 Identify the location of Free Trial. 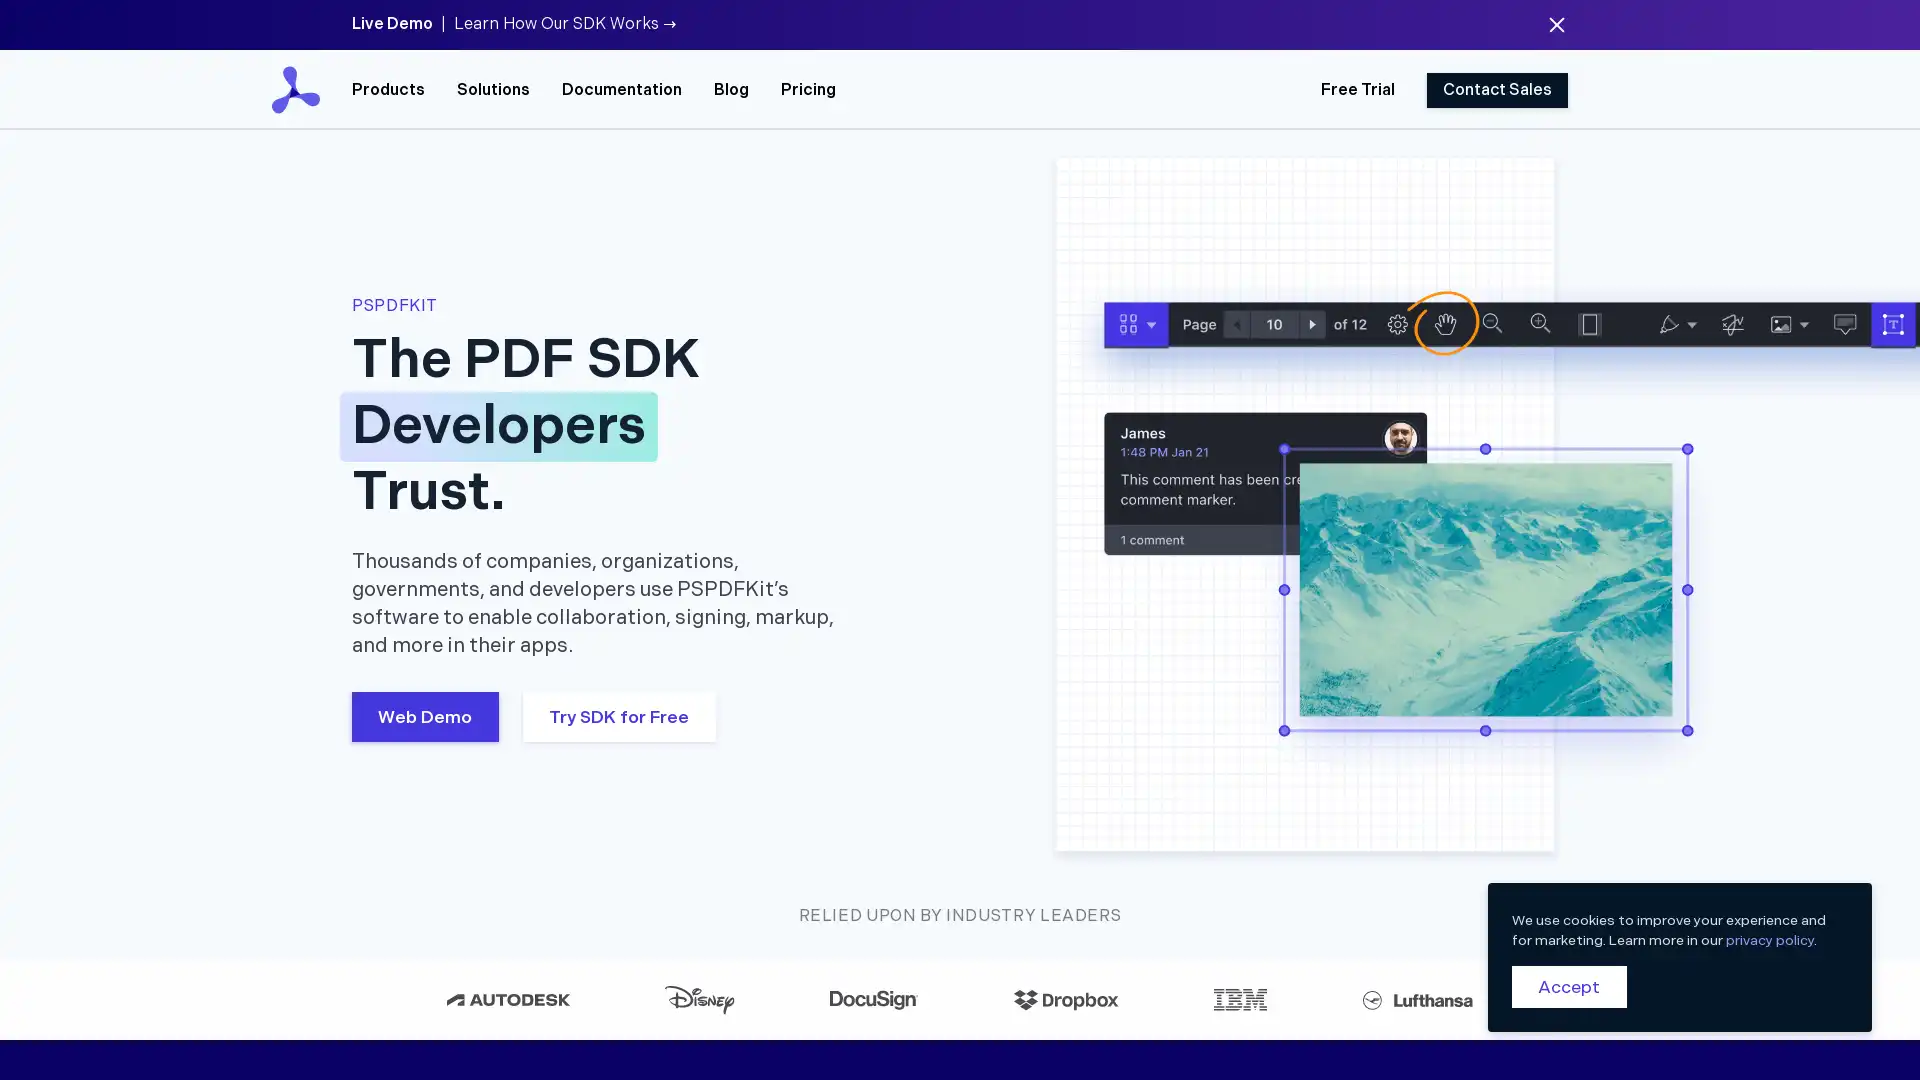
(1358, 88).